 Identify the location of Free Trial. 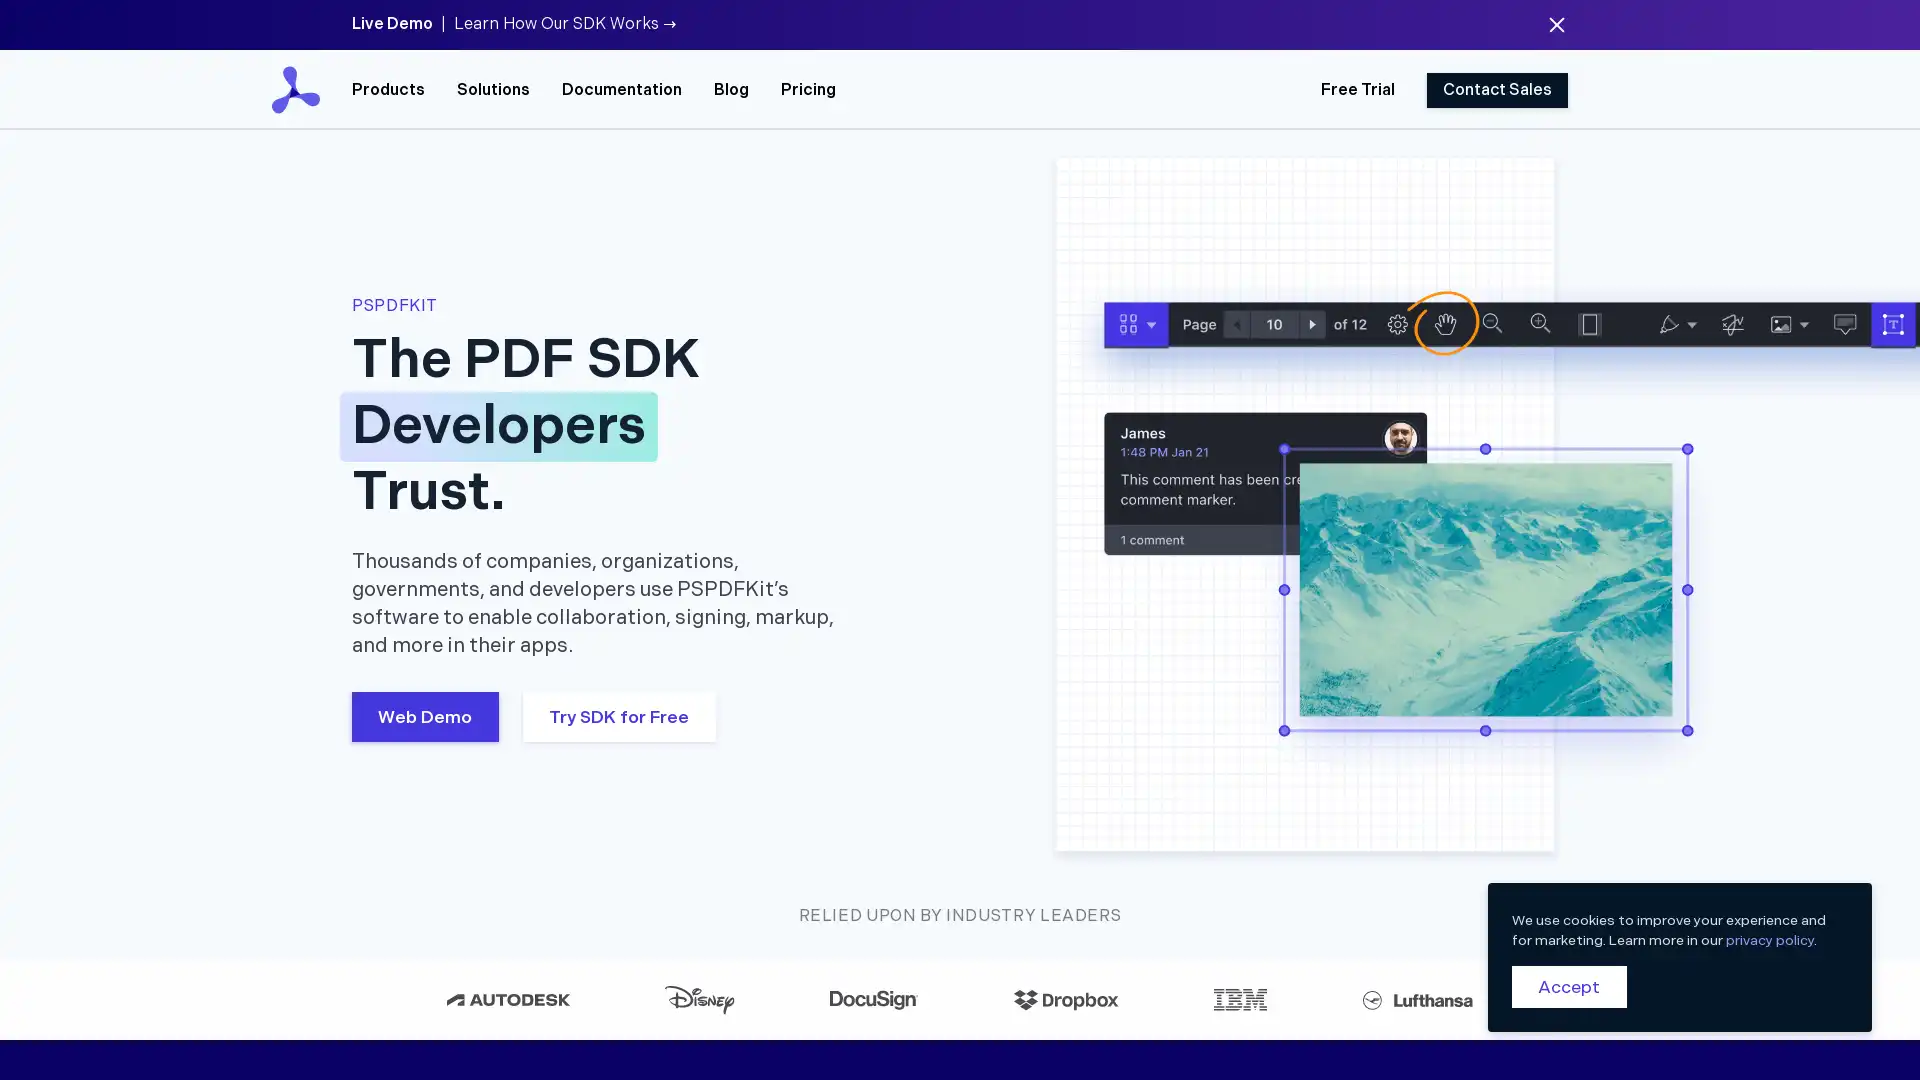
(1358, 88).